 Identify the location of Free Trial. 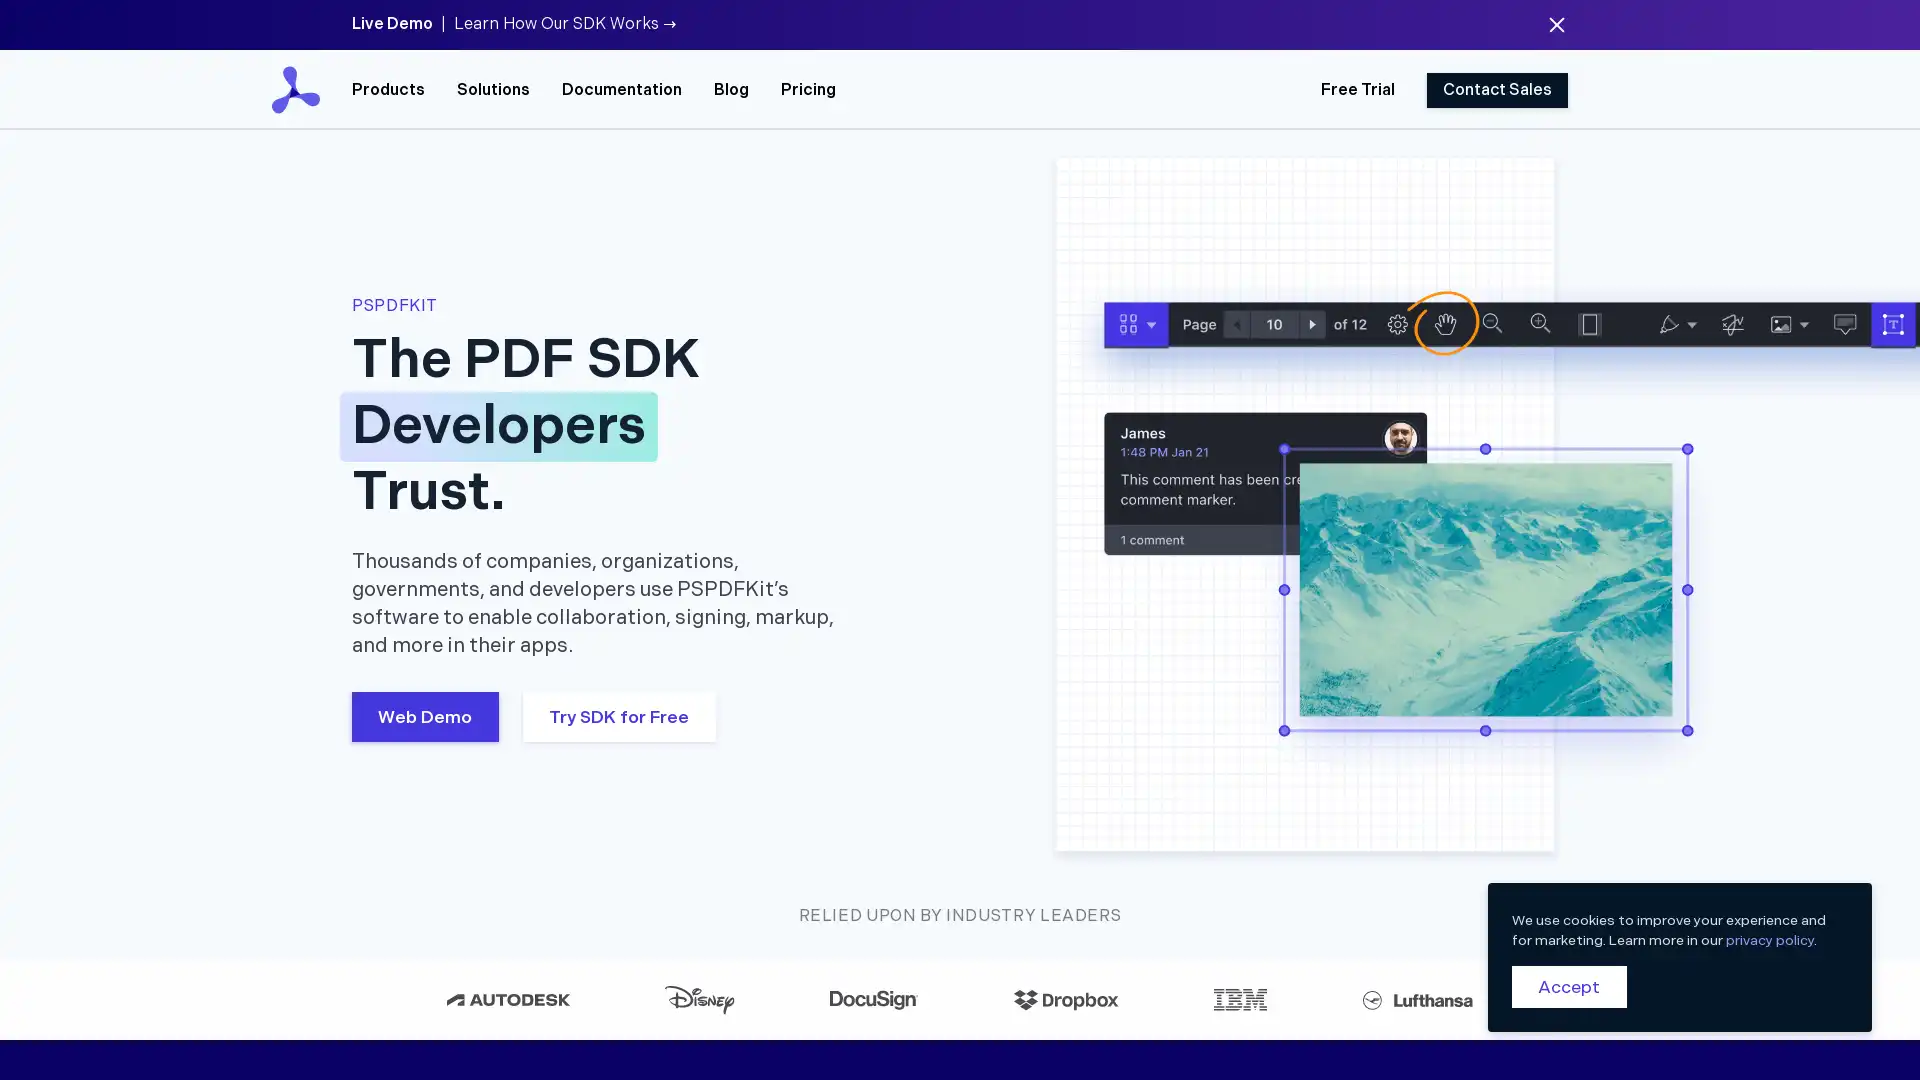
(1358, 88).